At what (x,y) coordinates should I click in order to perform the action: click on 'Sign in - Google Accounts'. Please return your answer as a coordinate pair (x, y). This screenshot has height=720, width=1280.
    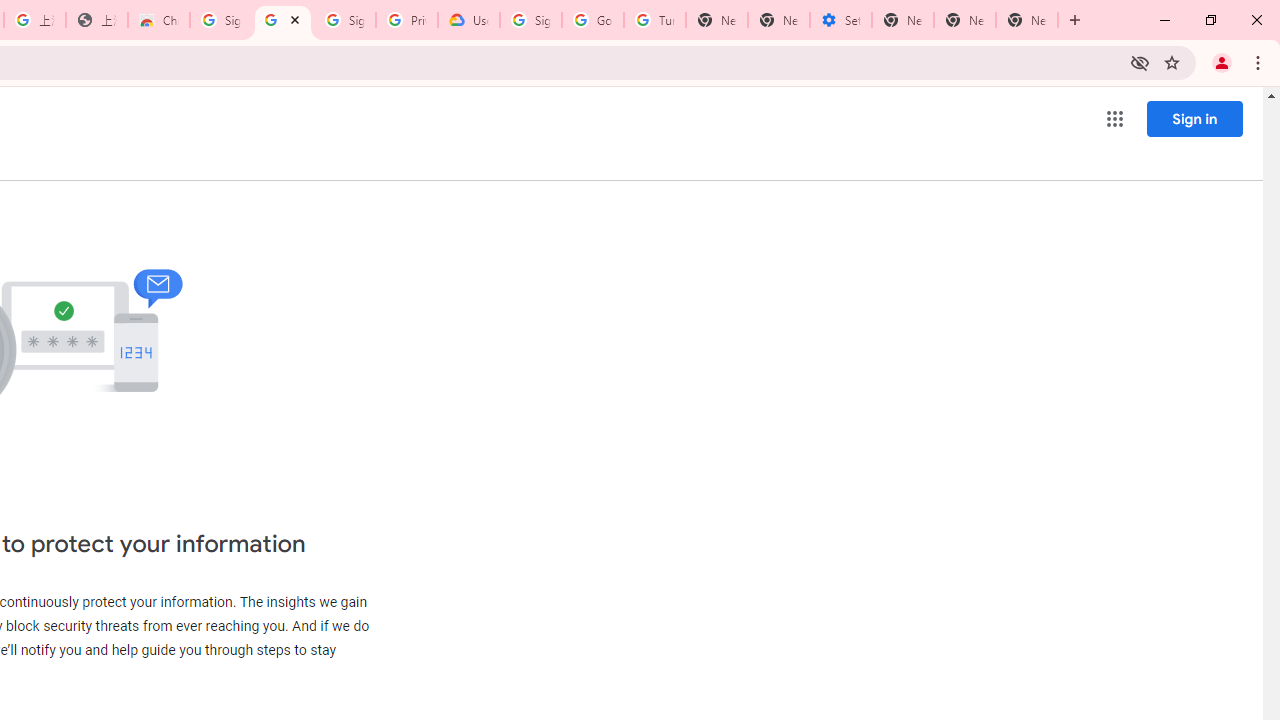
    Looking at the image, I should click on (220, 20).